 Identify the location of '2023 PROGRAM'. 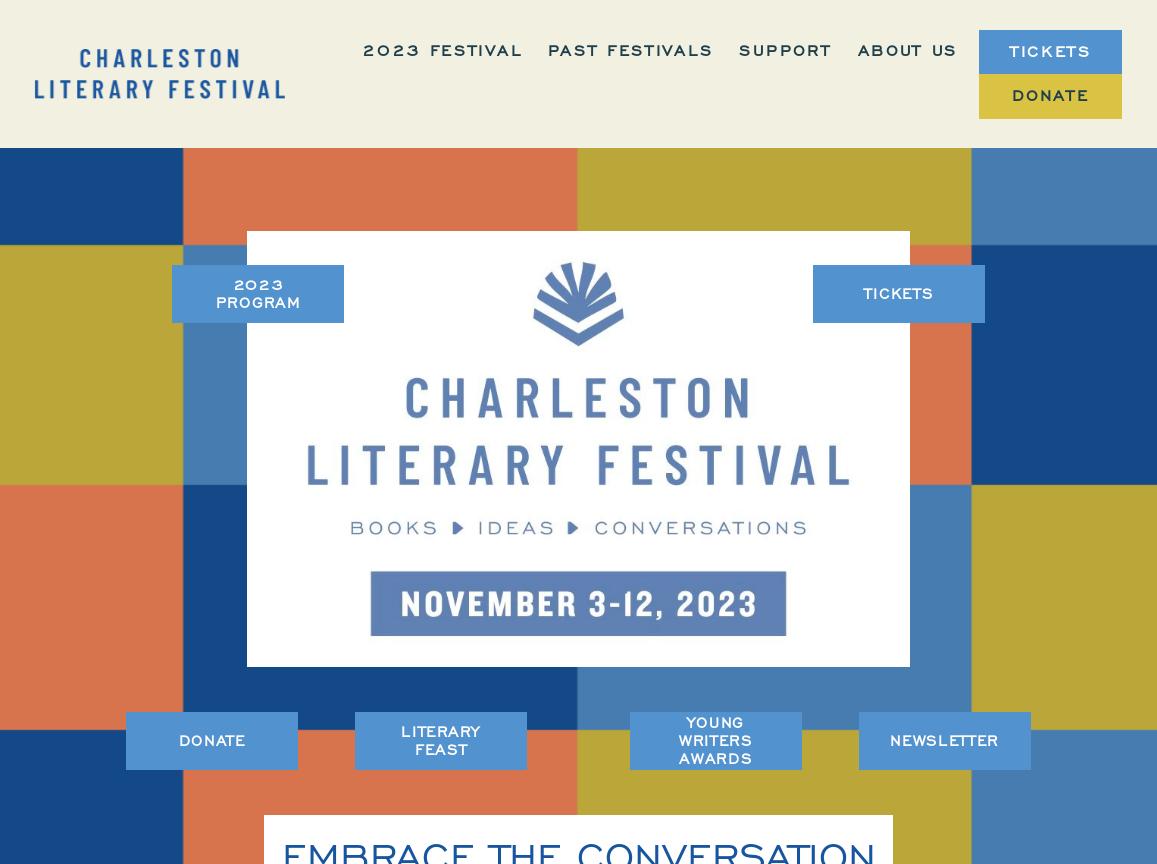
(257, 292).